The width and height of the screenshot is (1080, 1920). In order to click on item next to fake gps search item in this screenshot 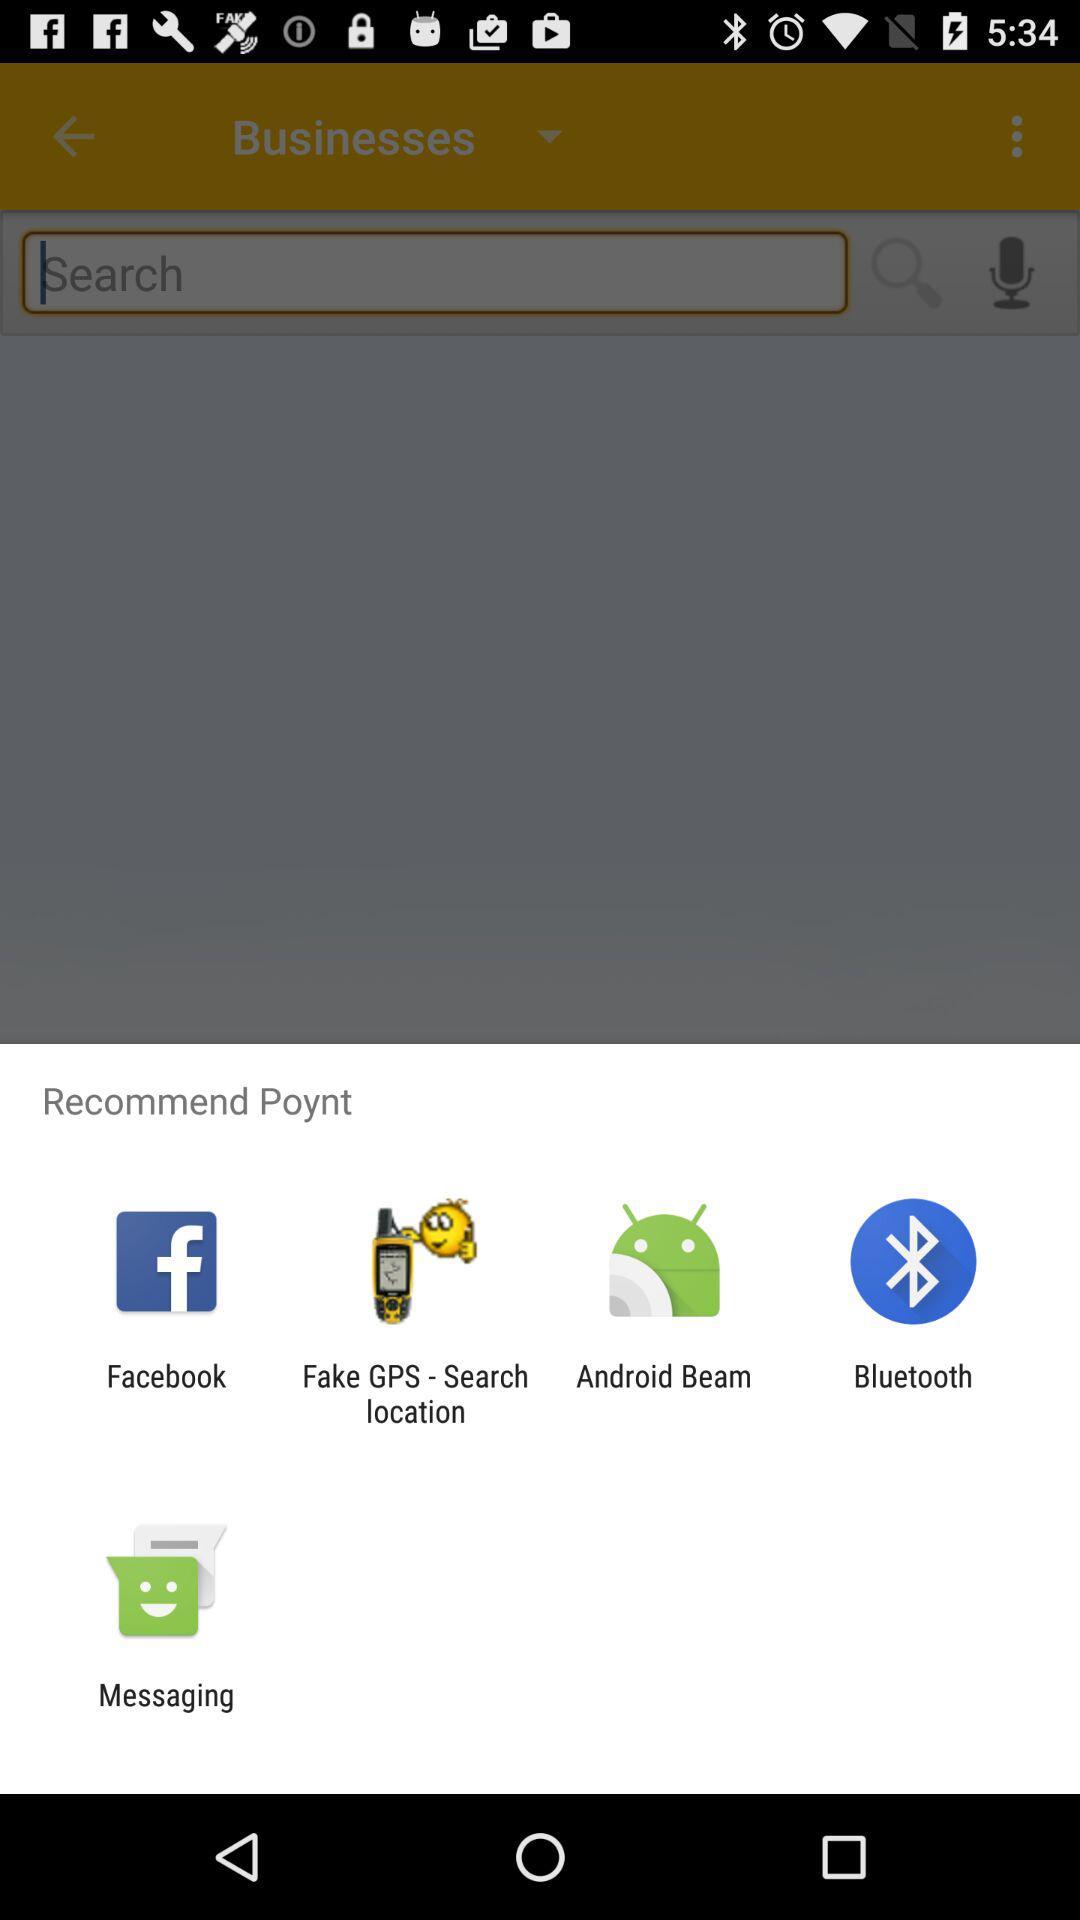, I will do `click(165, 1392)`.